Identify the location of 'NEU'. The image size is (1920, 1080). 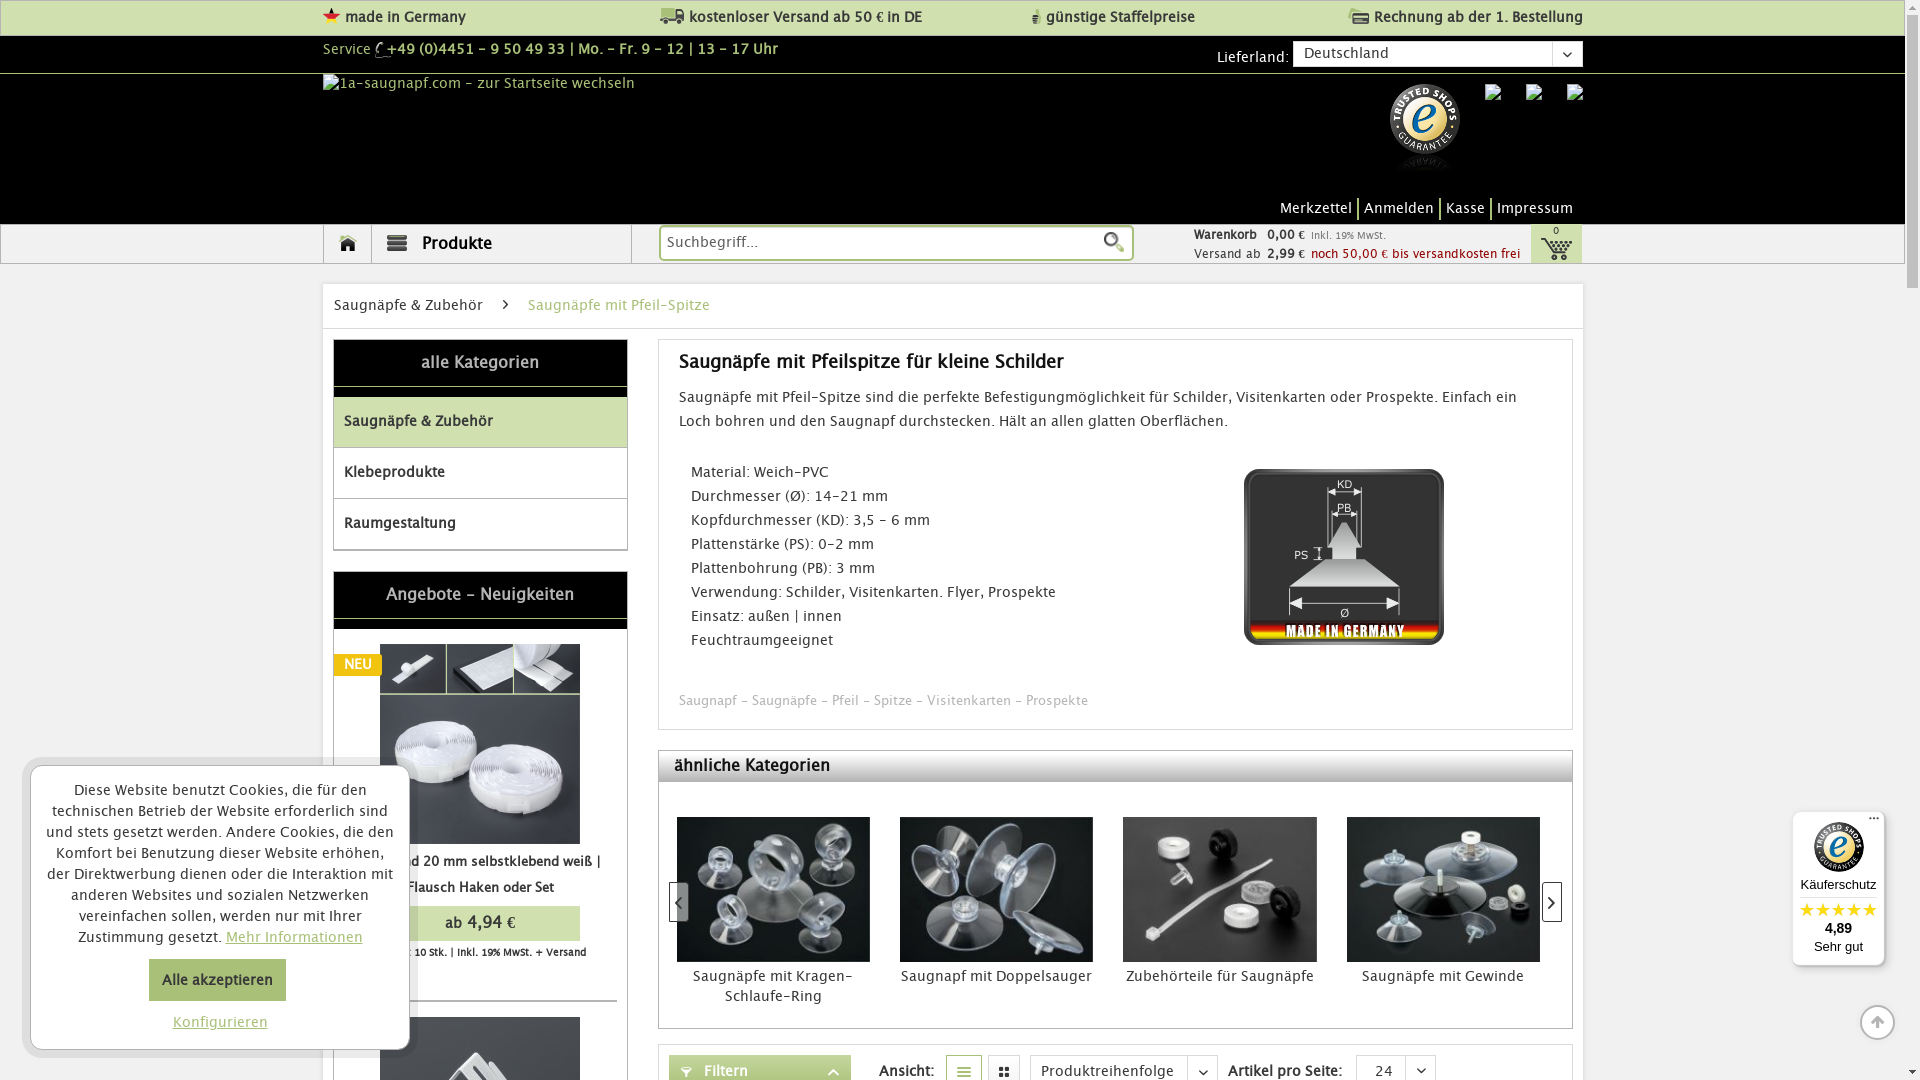
(480, 744).